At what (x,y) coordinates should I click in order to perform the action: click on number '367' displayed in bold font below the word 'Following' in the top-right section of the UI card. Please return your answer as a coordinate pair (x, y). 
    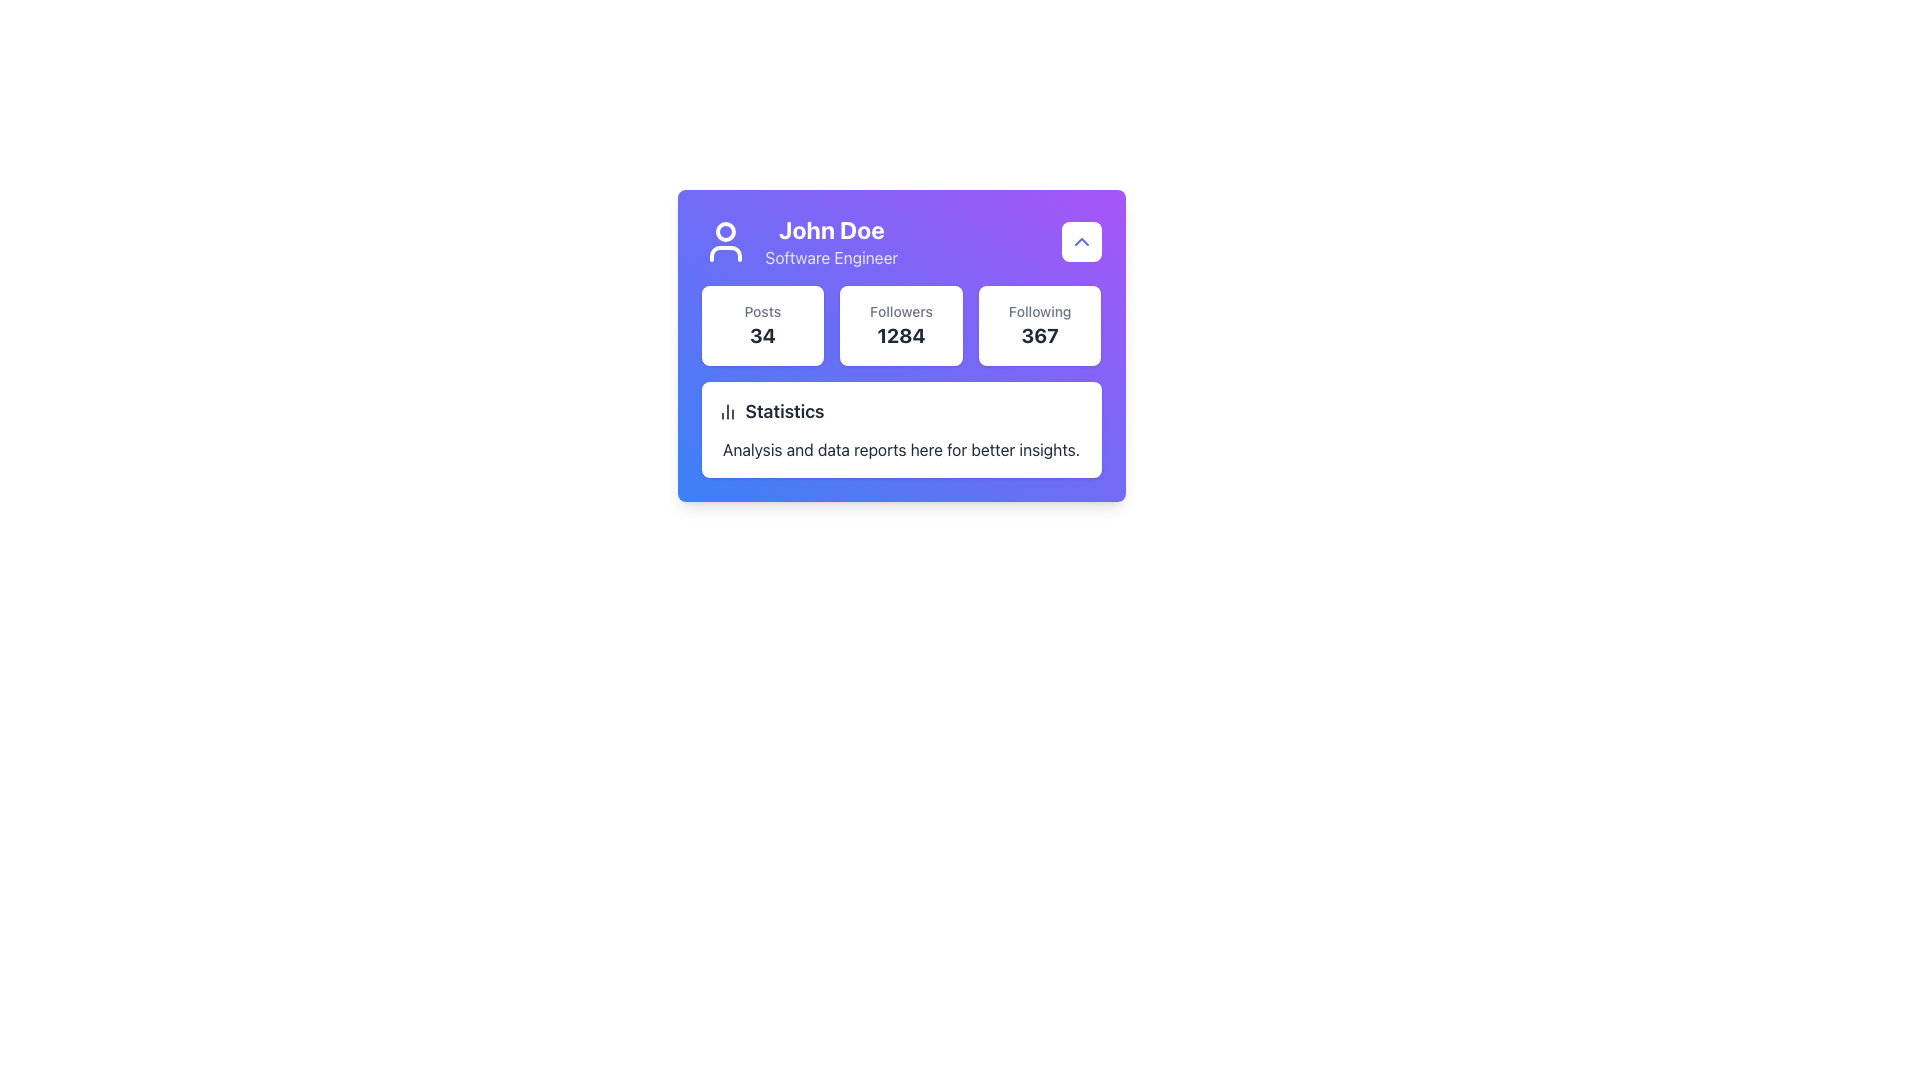
    Looking at the image, I should click on (1040, 334).